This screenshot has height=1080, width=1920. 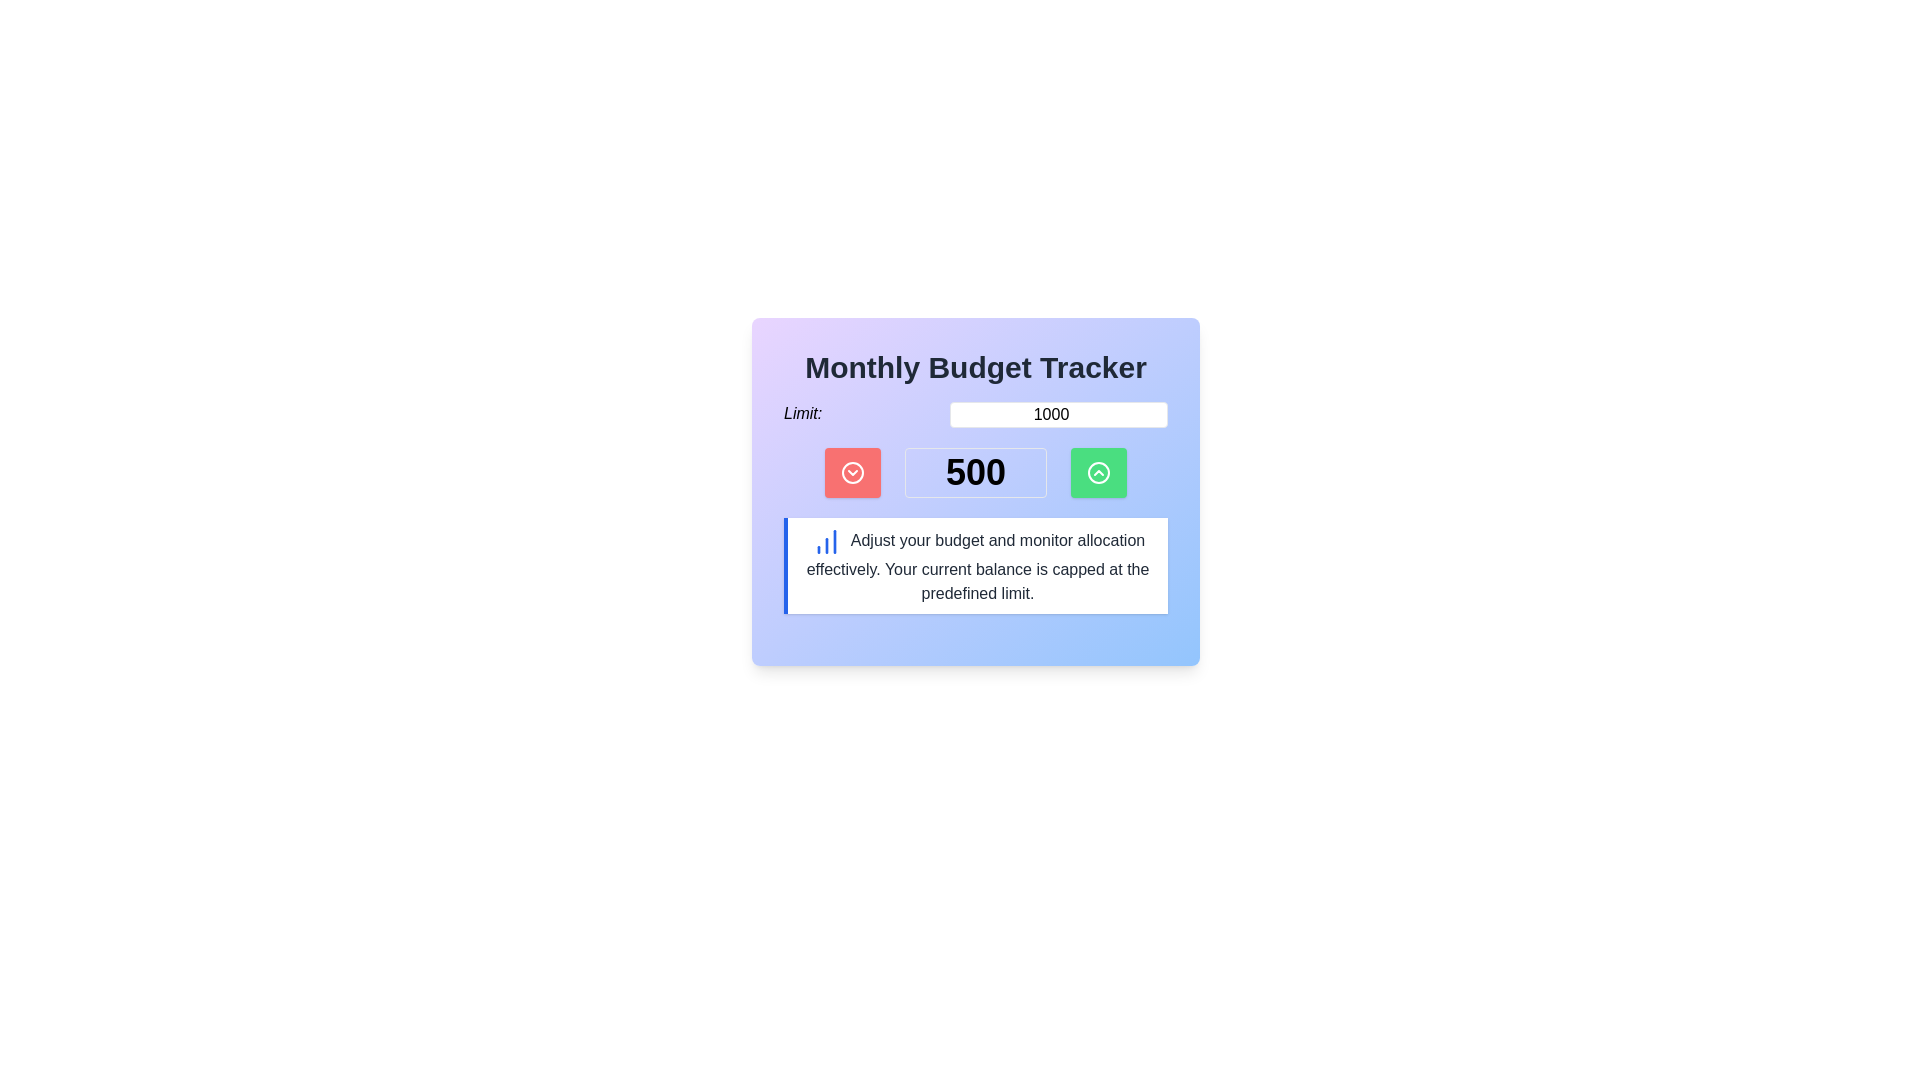 I want to click on the circular button with an upward chevron icon located to the right of the central numeric display, so click(x=1098, y=473).